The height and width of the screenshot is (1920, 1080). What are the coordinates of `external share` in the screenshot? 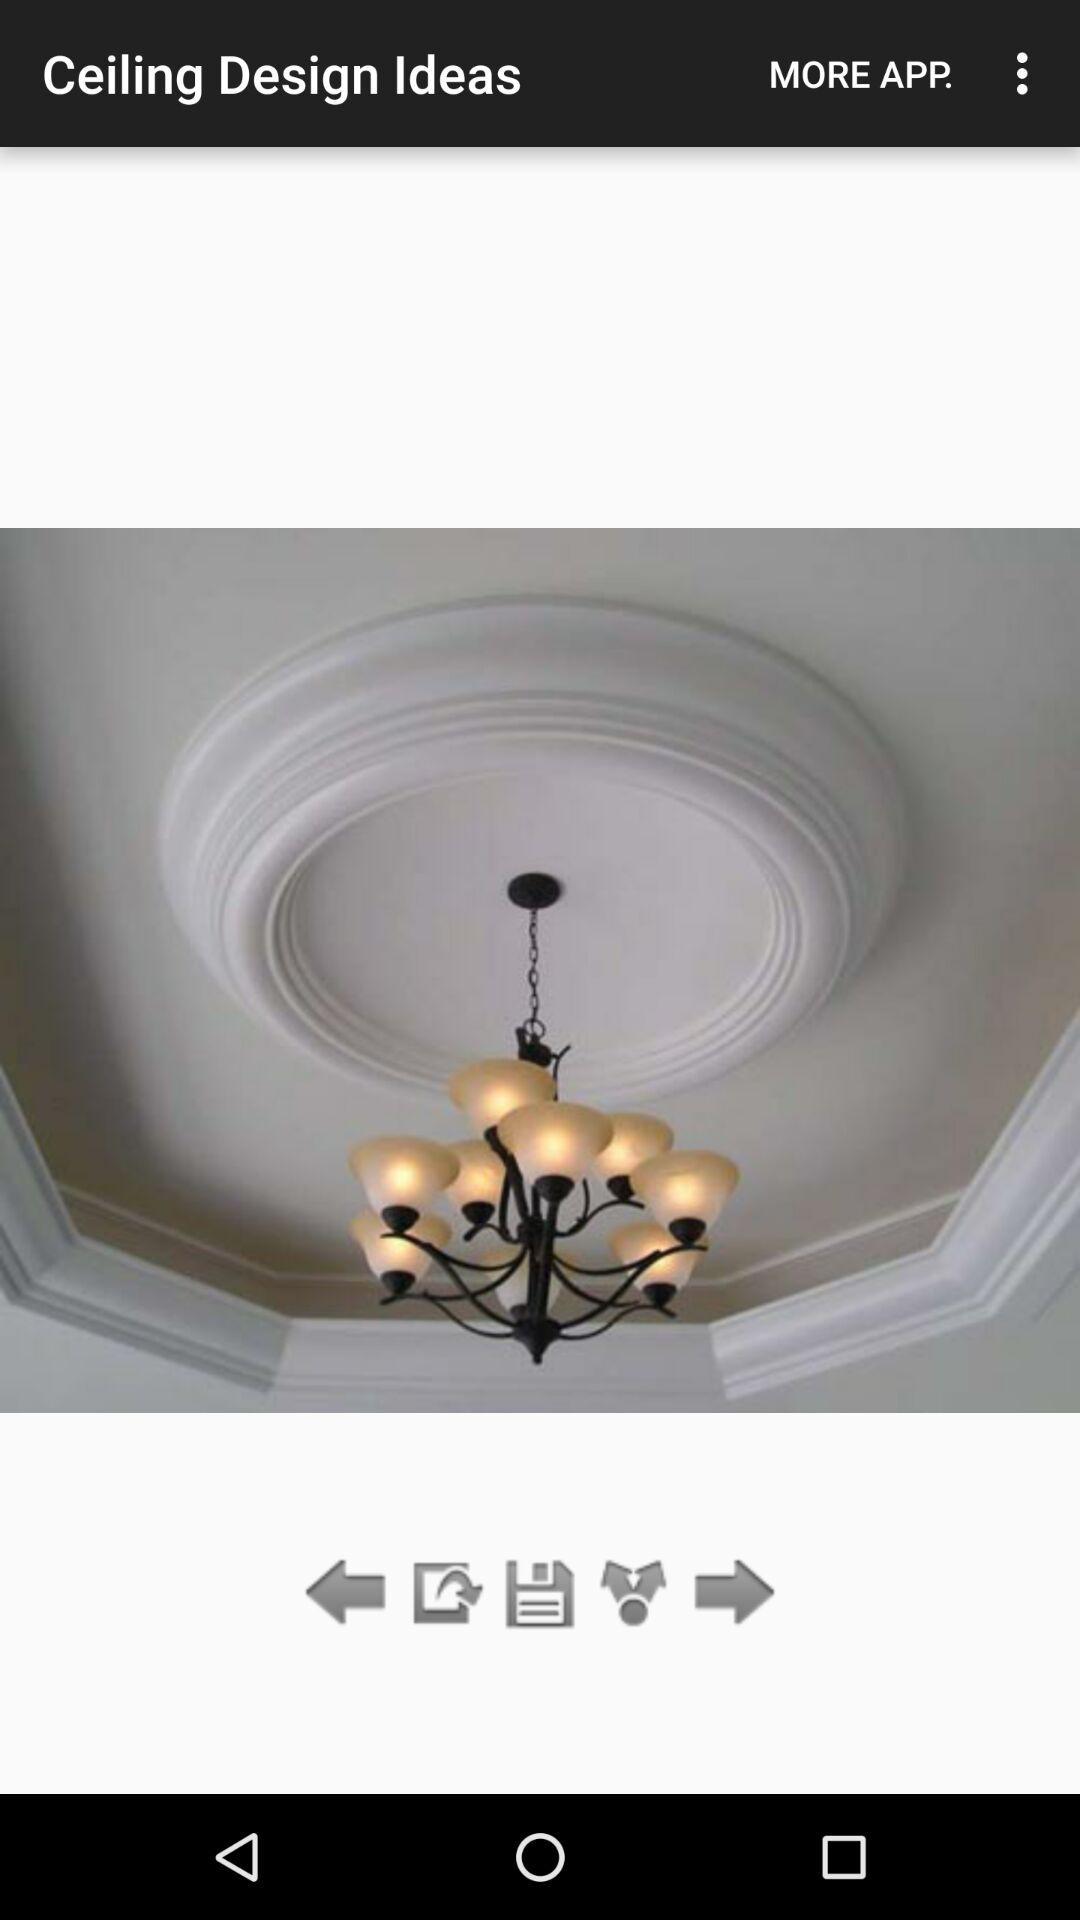 It's located at (444, 1593).